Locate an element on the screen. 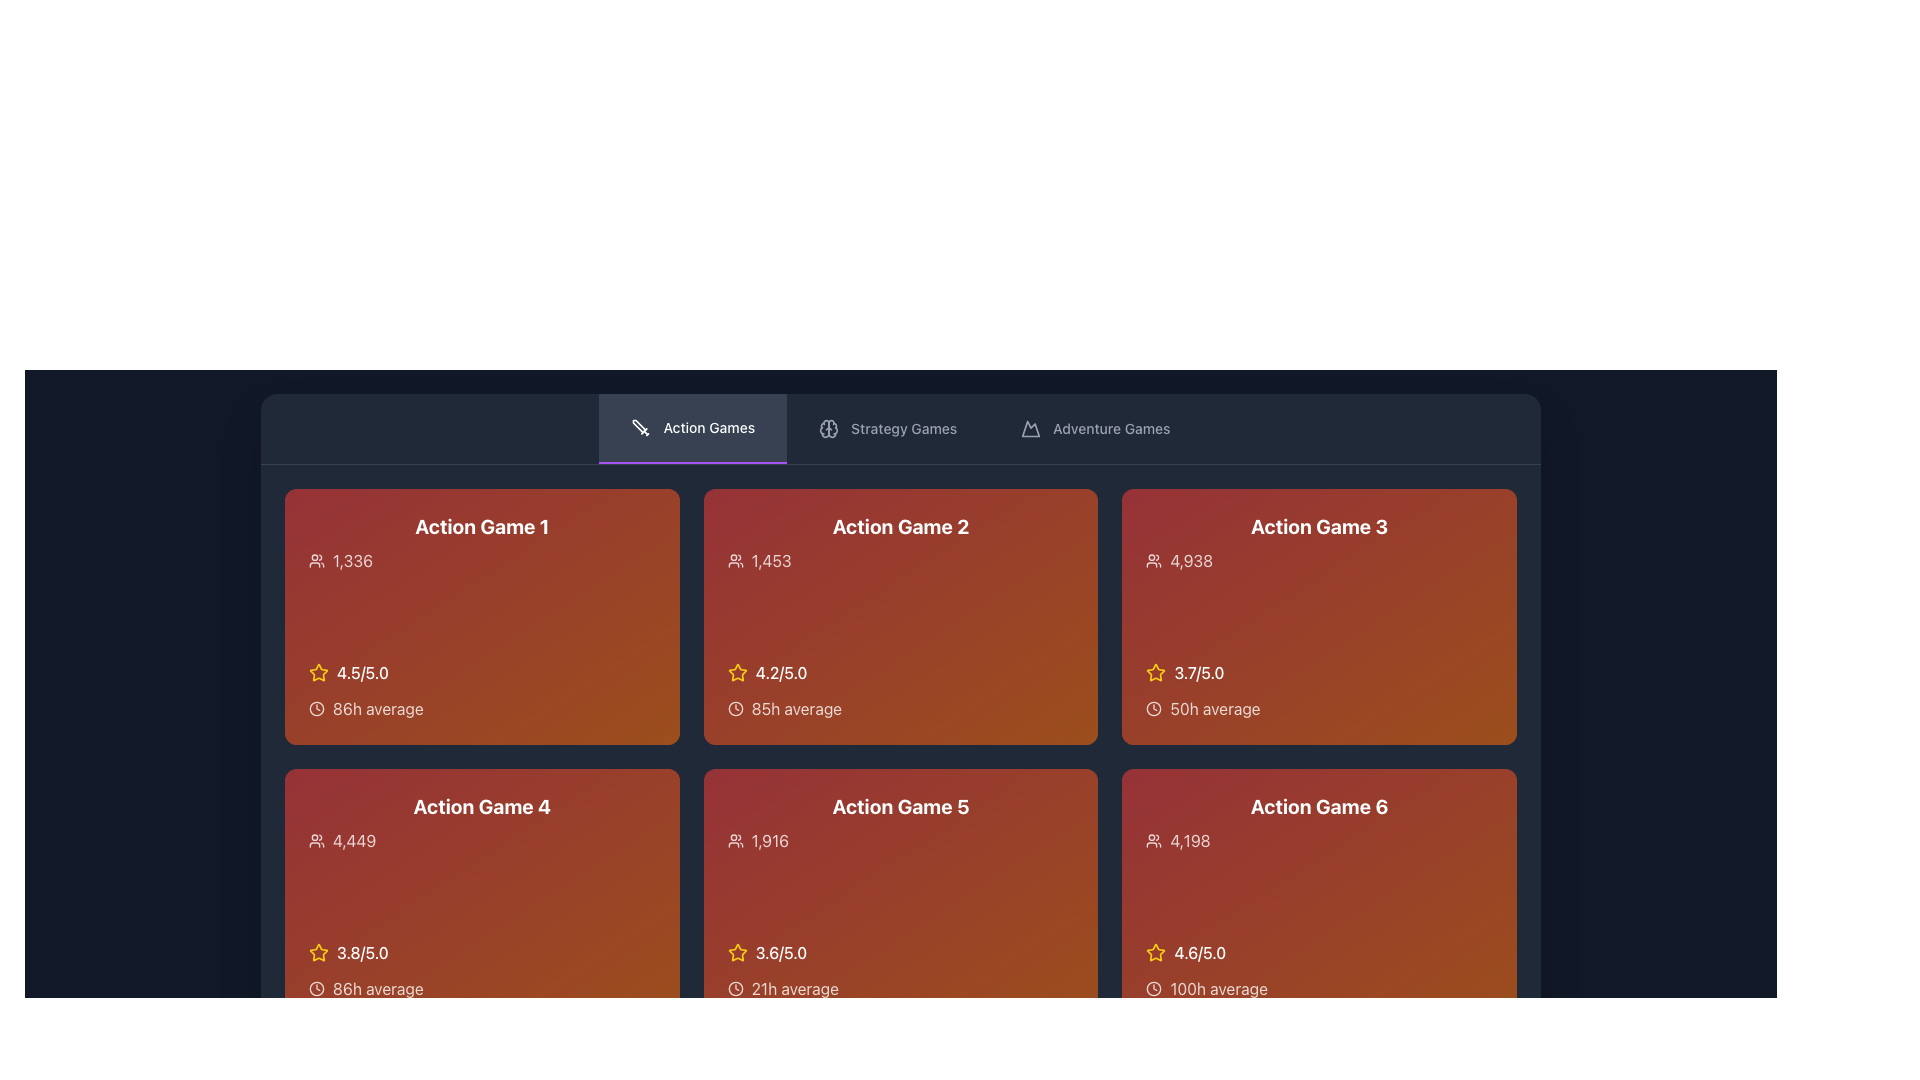  the text label indicating the number of users or interactions associated with 'Action Game 6', located in the lower-right corner of the grid is located at coordinates (1190, 840).